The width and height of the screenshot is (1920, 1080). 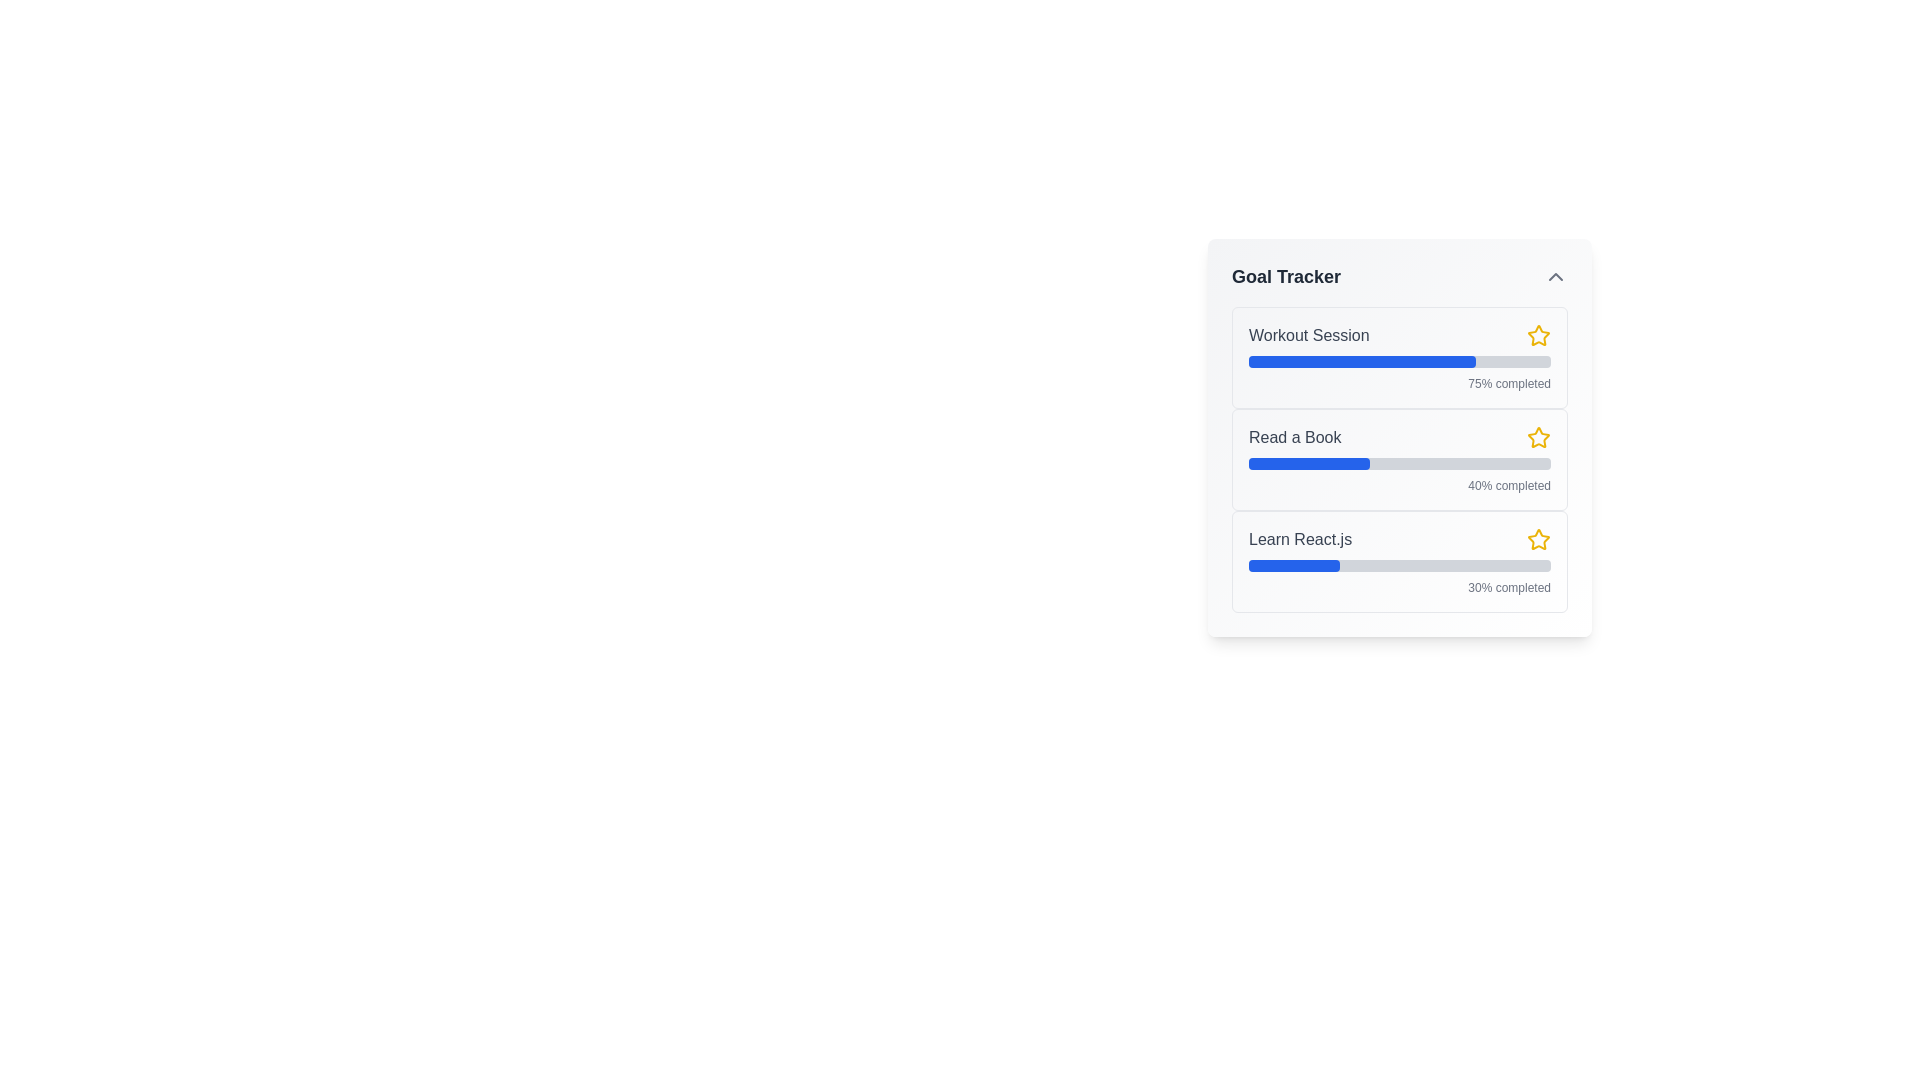 What do you see at coordinates (1399, 459) in the screenshot?
I see `the 'Read a Book' text within the progress tracker card` at bounding box center [1399, 459].